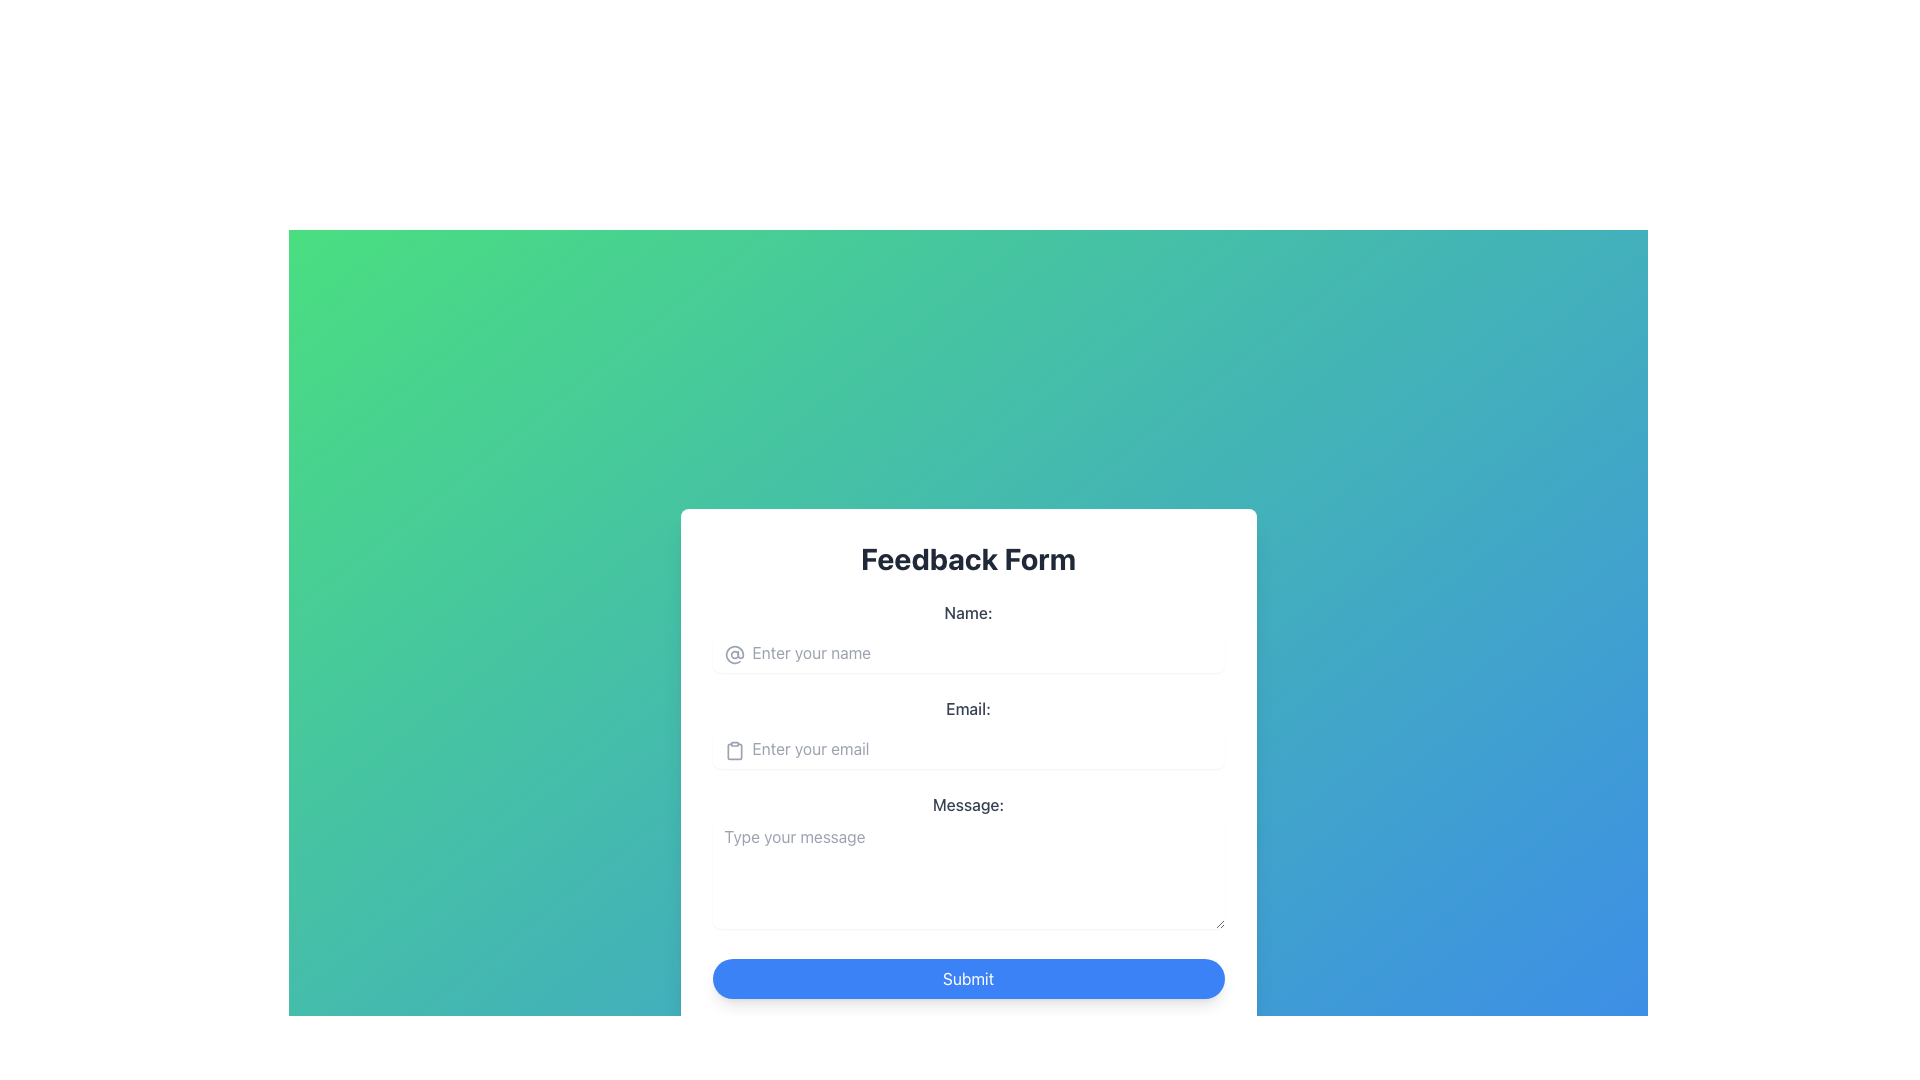  Describe the element at coordinates (968, 559) in the screenshot. I see `the header text element that provides the title for the form, located at the top-center position above the input fields` at that location.